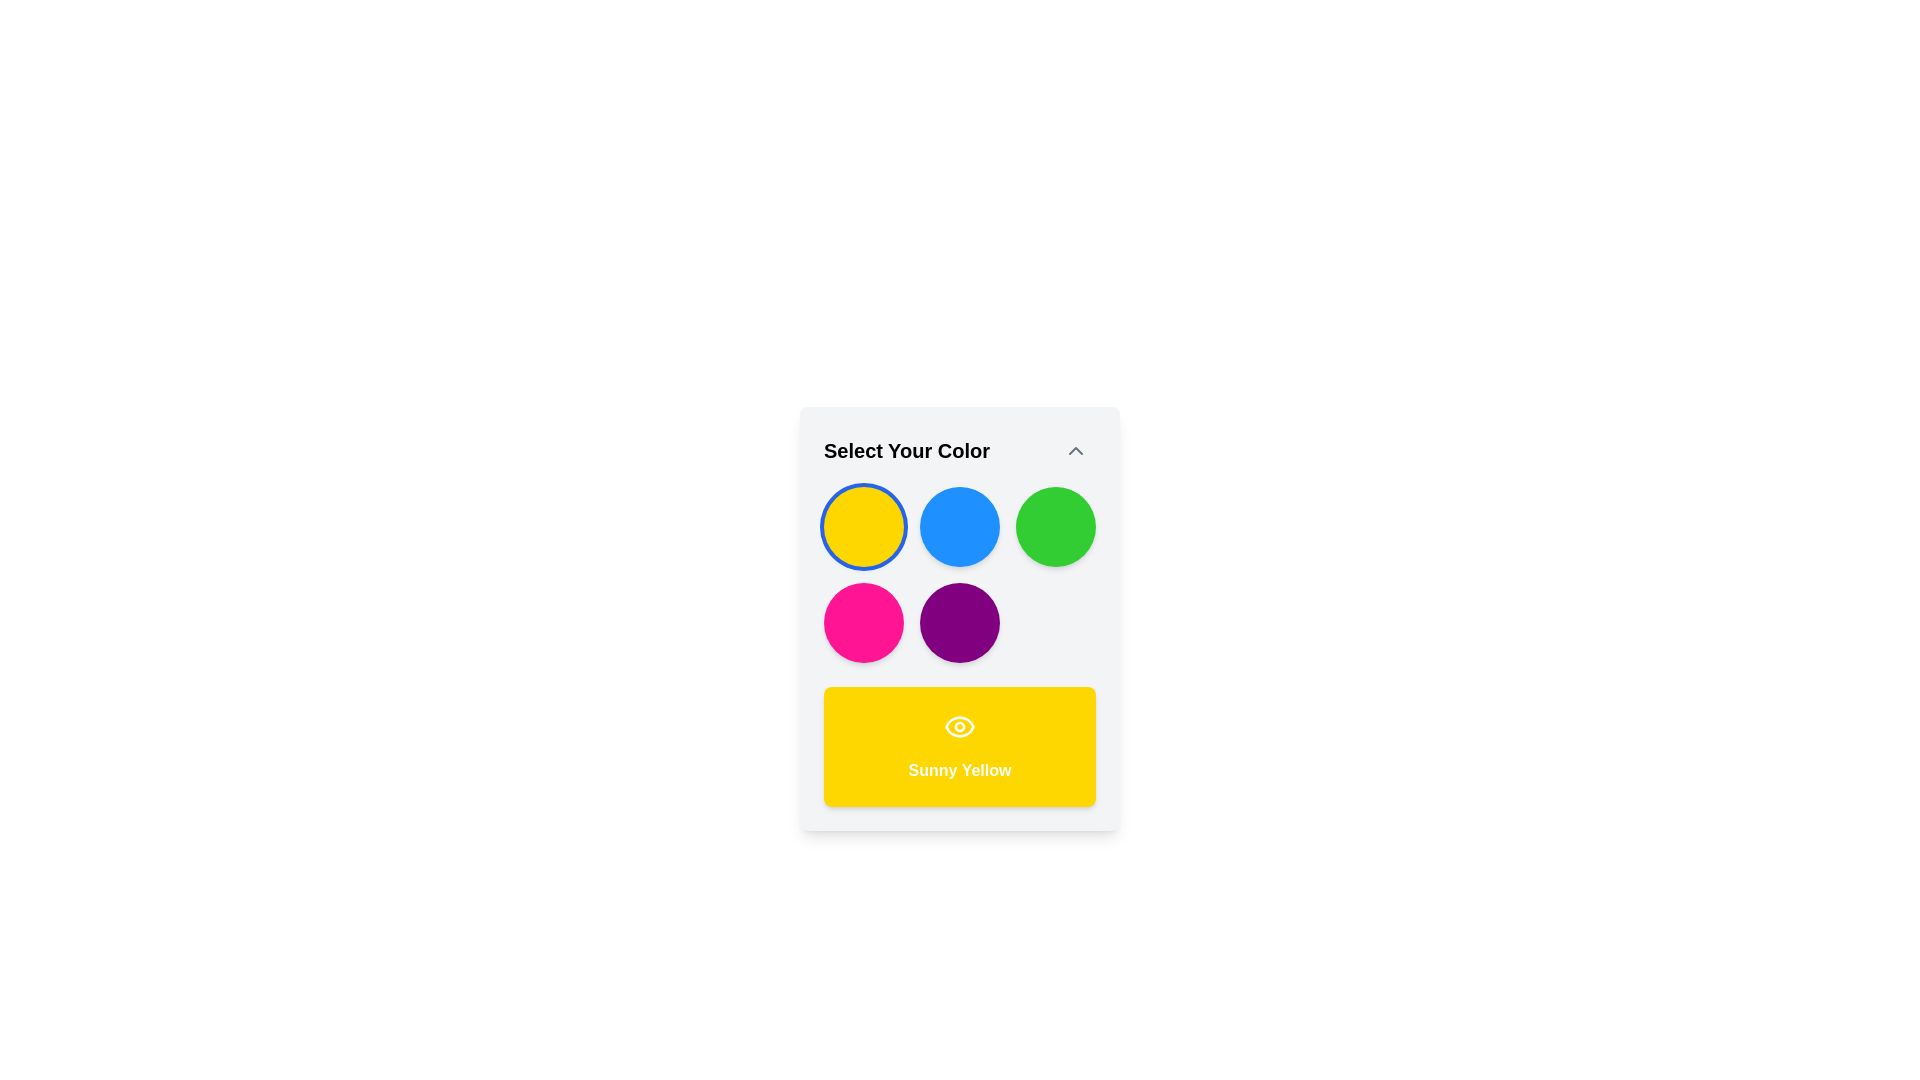  What do you see at coordinates (1074, 451) in the screenshot?
I see `the interactive button located to the far right of the heading text 'Select Your Color'` at bounding box center [1074, 451].